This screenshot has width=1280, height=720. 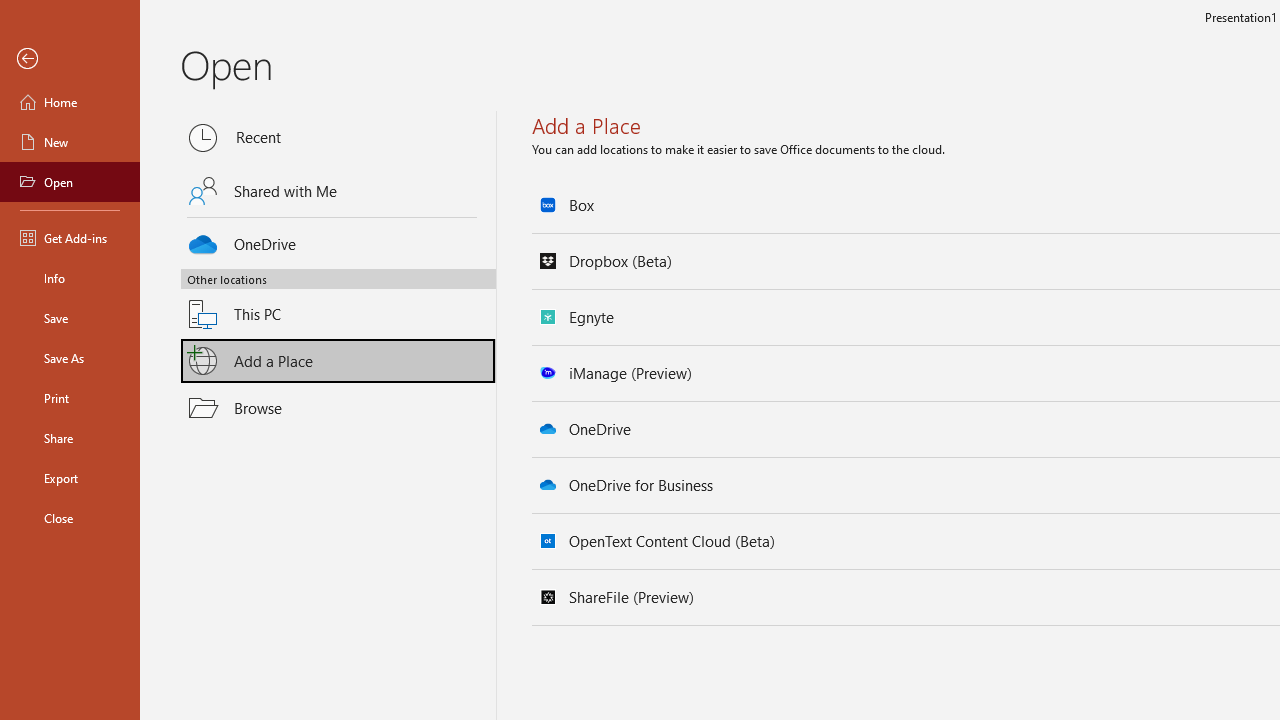 I want to click on 'Export', so click(x=69, y=478).